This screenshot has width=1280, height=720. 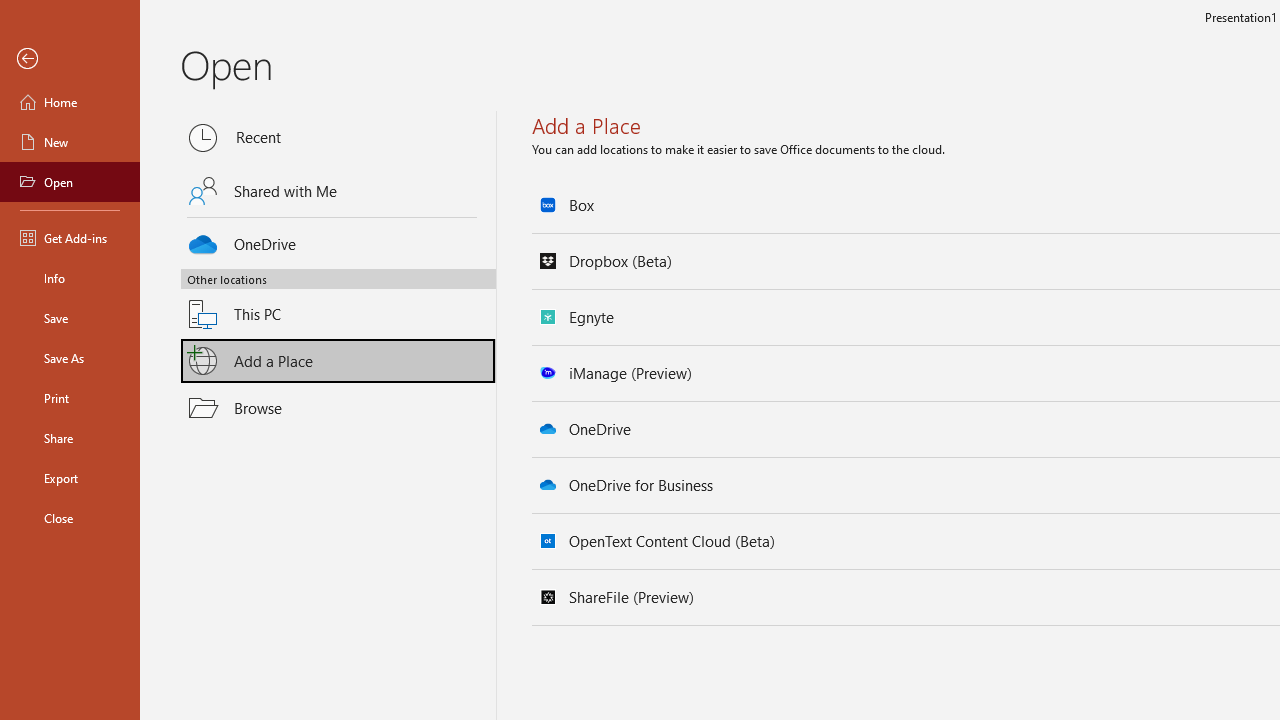 I want to click on 'Export', so click(x=69, y=478).